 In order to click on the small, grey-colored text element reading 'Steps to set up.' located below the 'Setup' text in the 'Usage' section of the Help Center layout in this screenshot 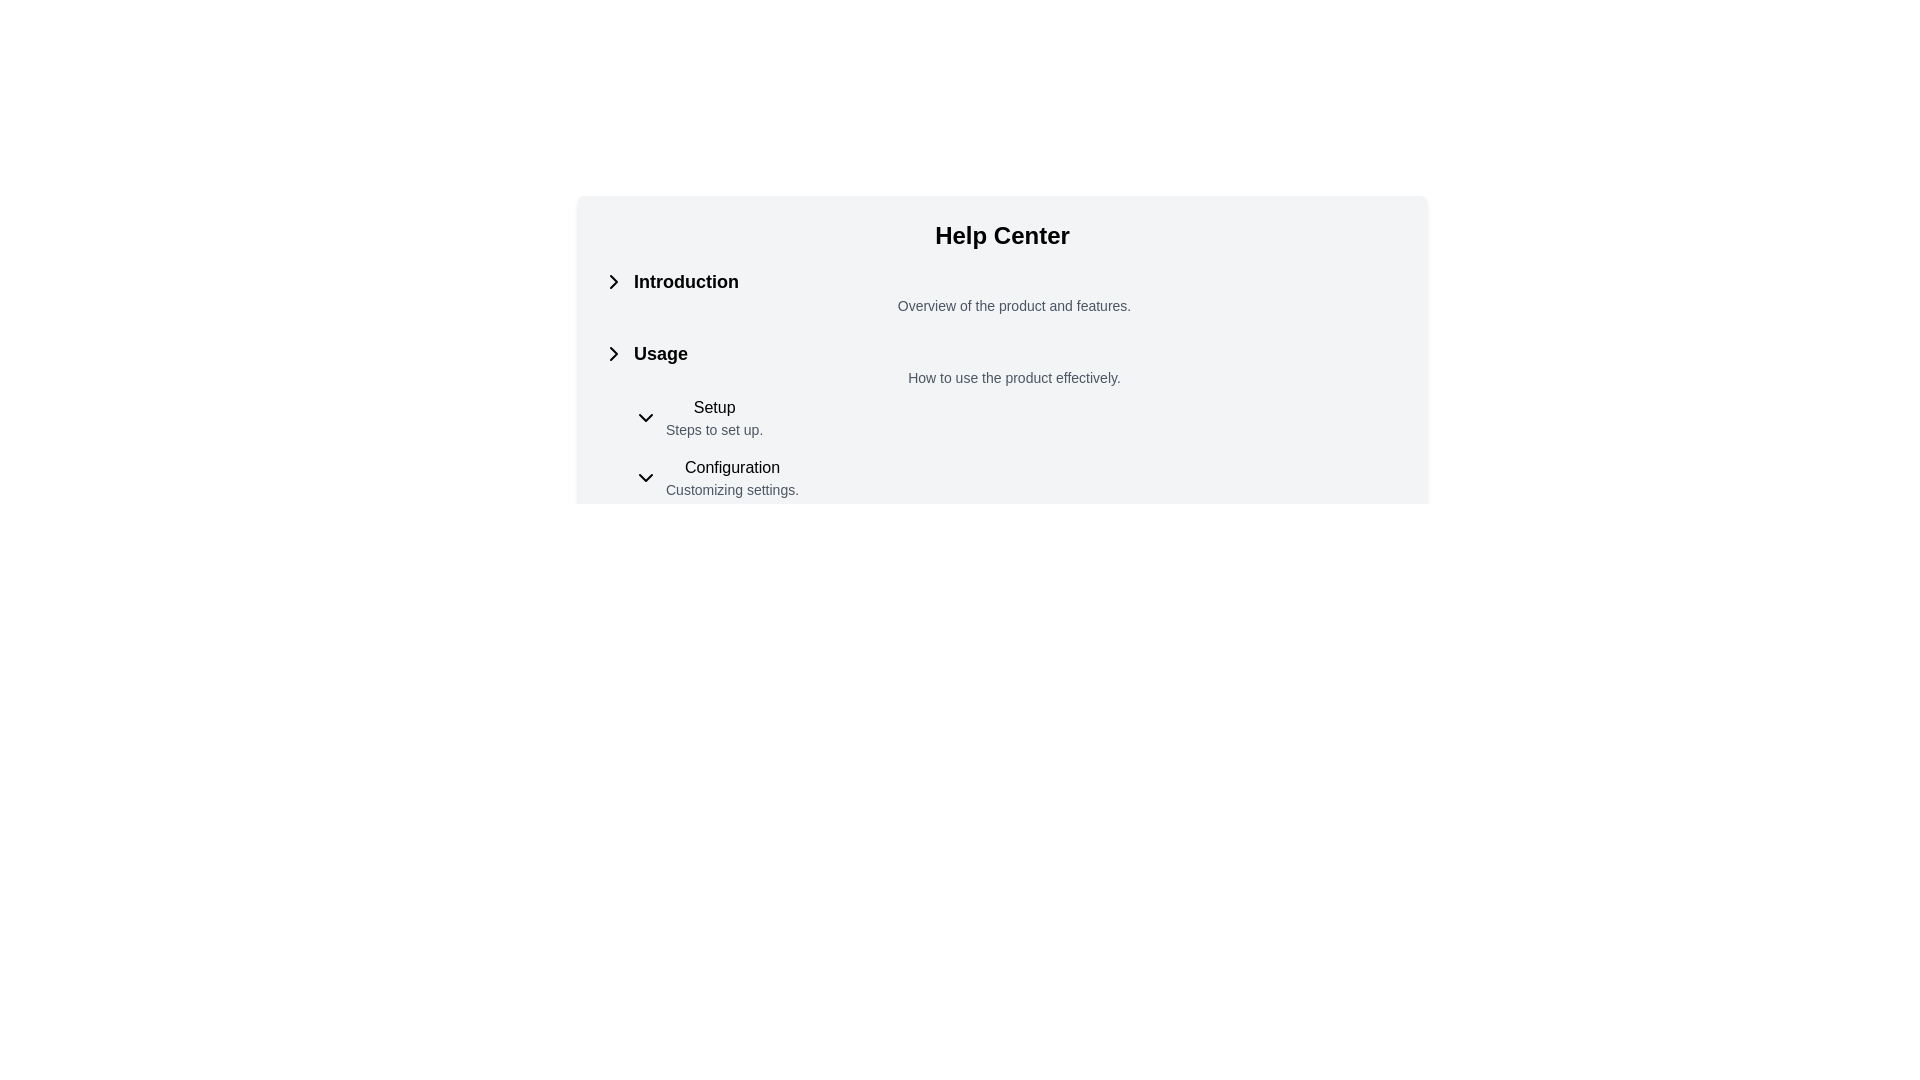, I will do `click(714, 428)`.